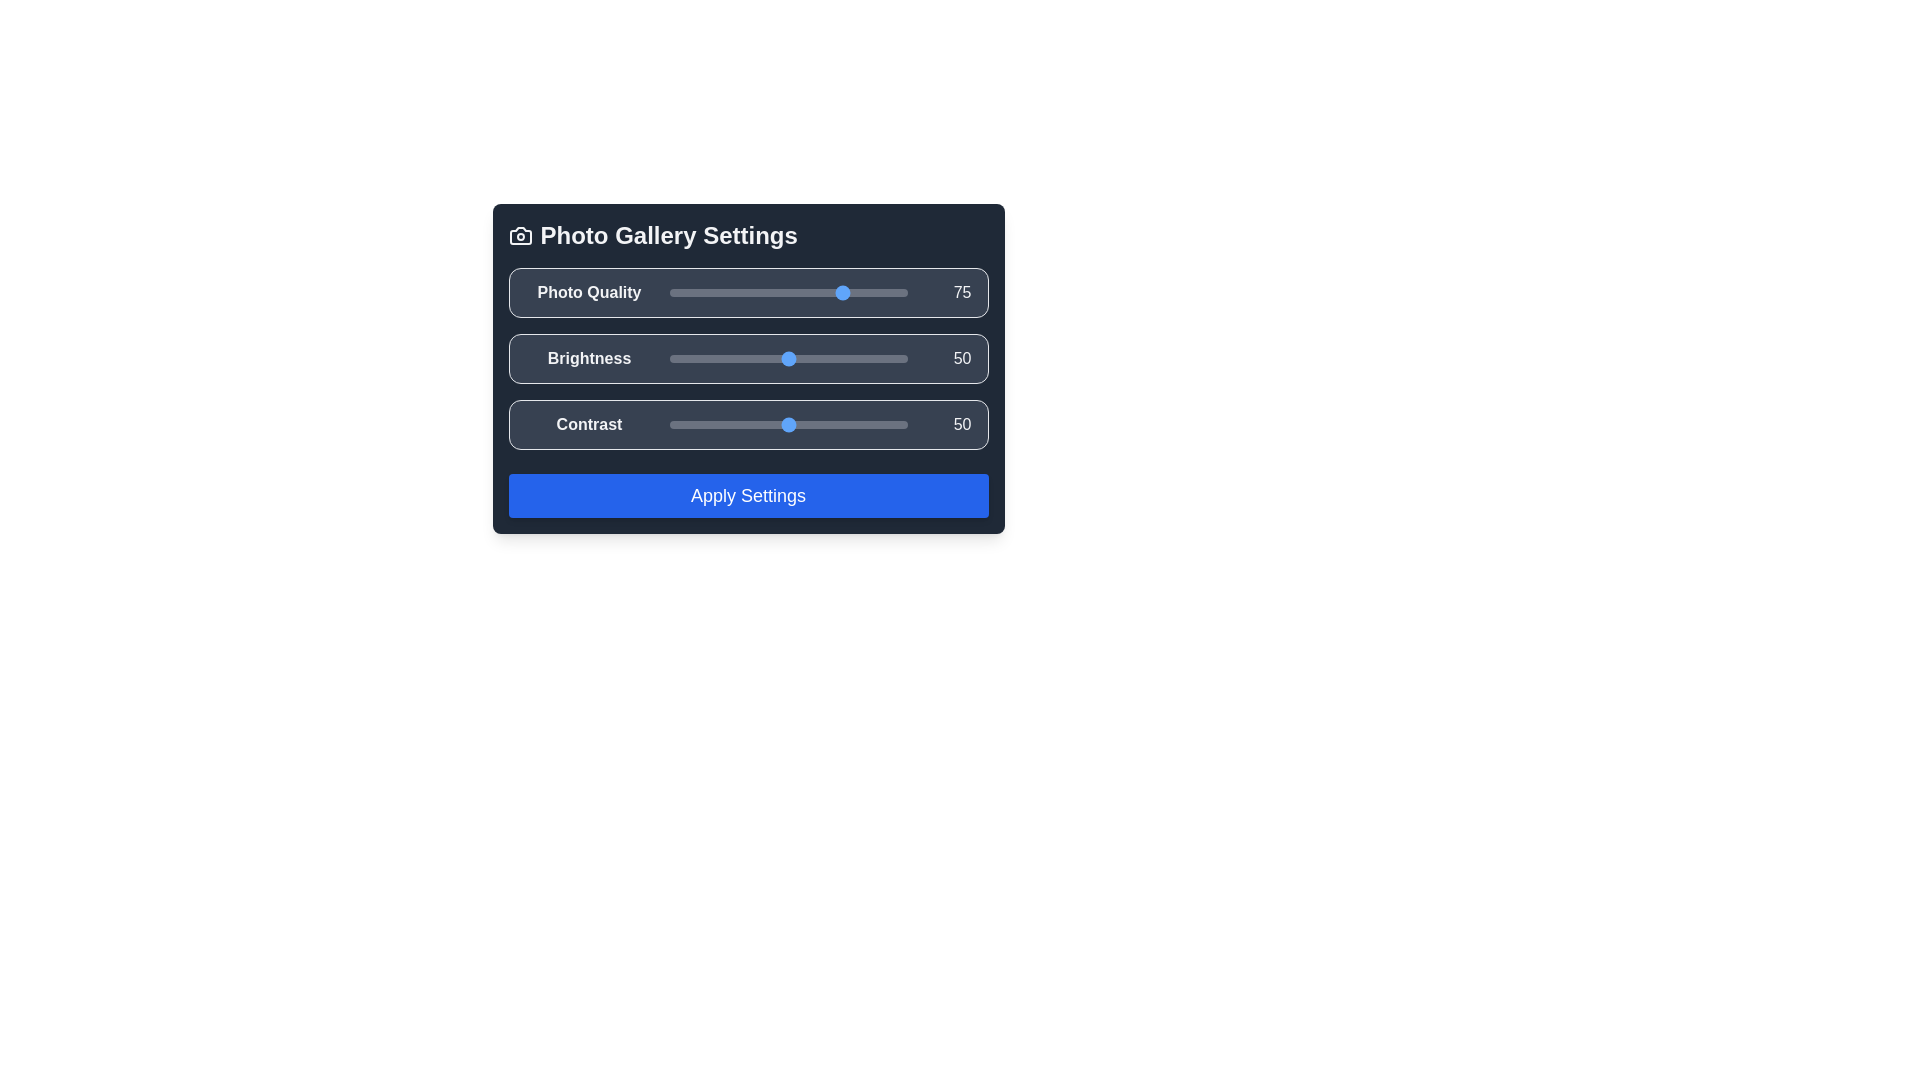 This screenshot has width=1920, height=1080. Describe the element at coordinates (780, 357) in the screenshot. I see `brightness` at that location.